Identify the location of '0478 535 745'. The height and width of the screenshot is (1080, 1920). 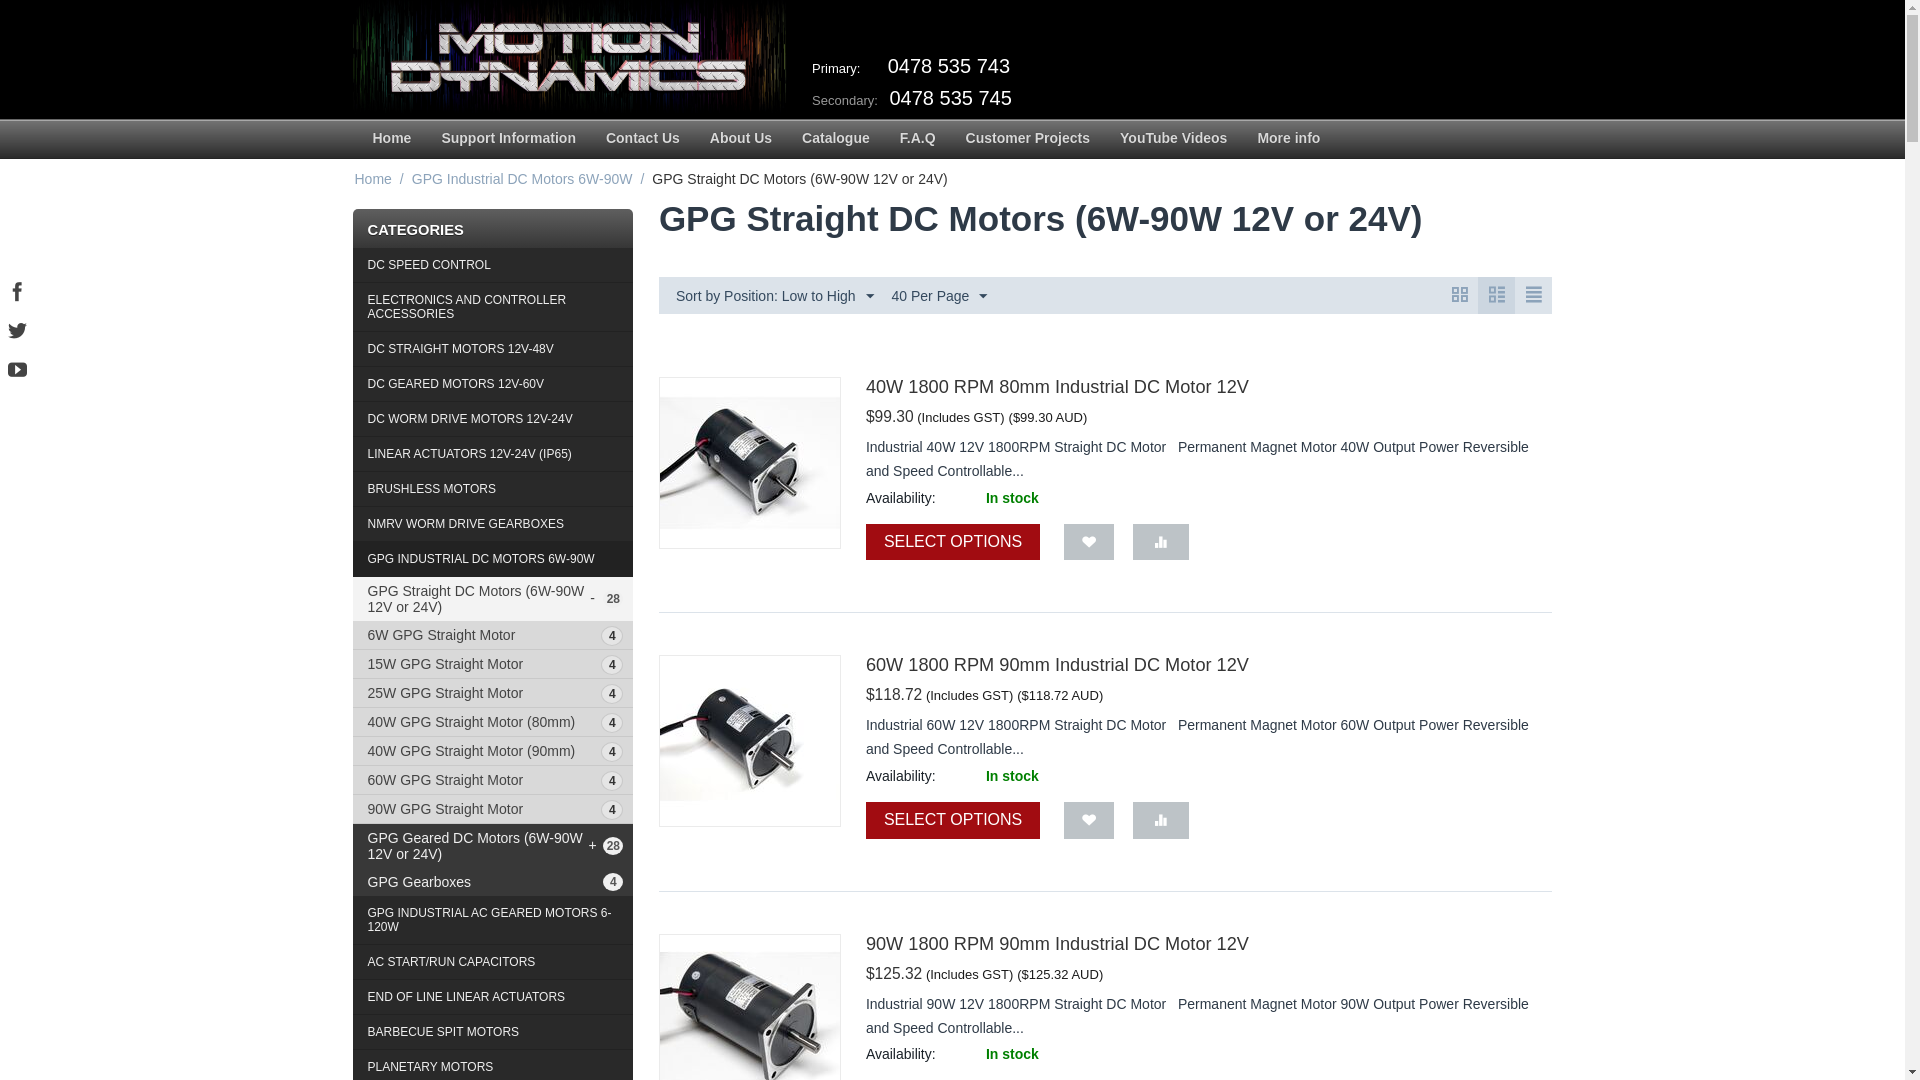
(949, 97).